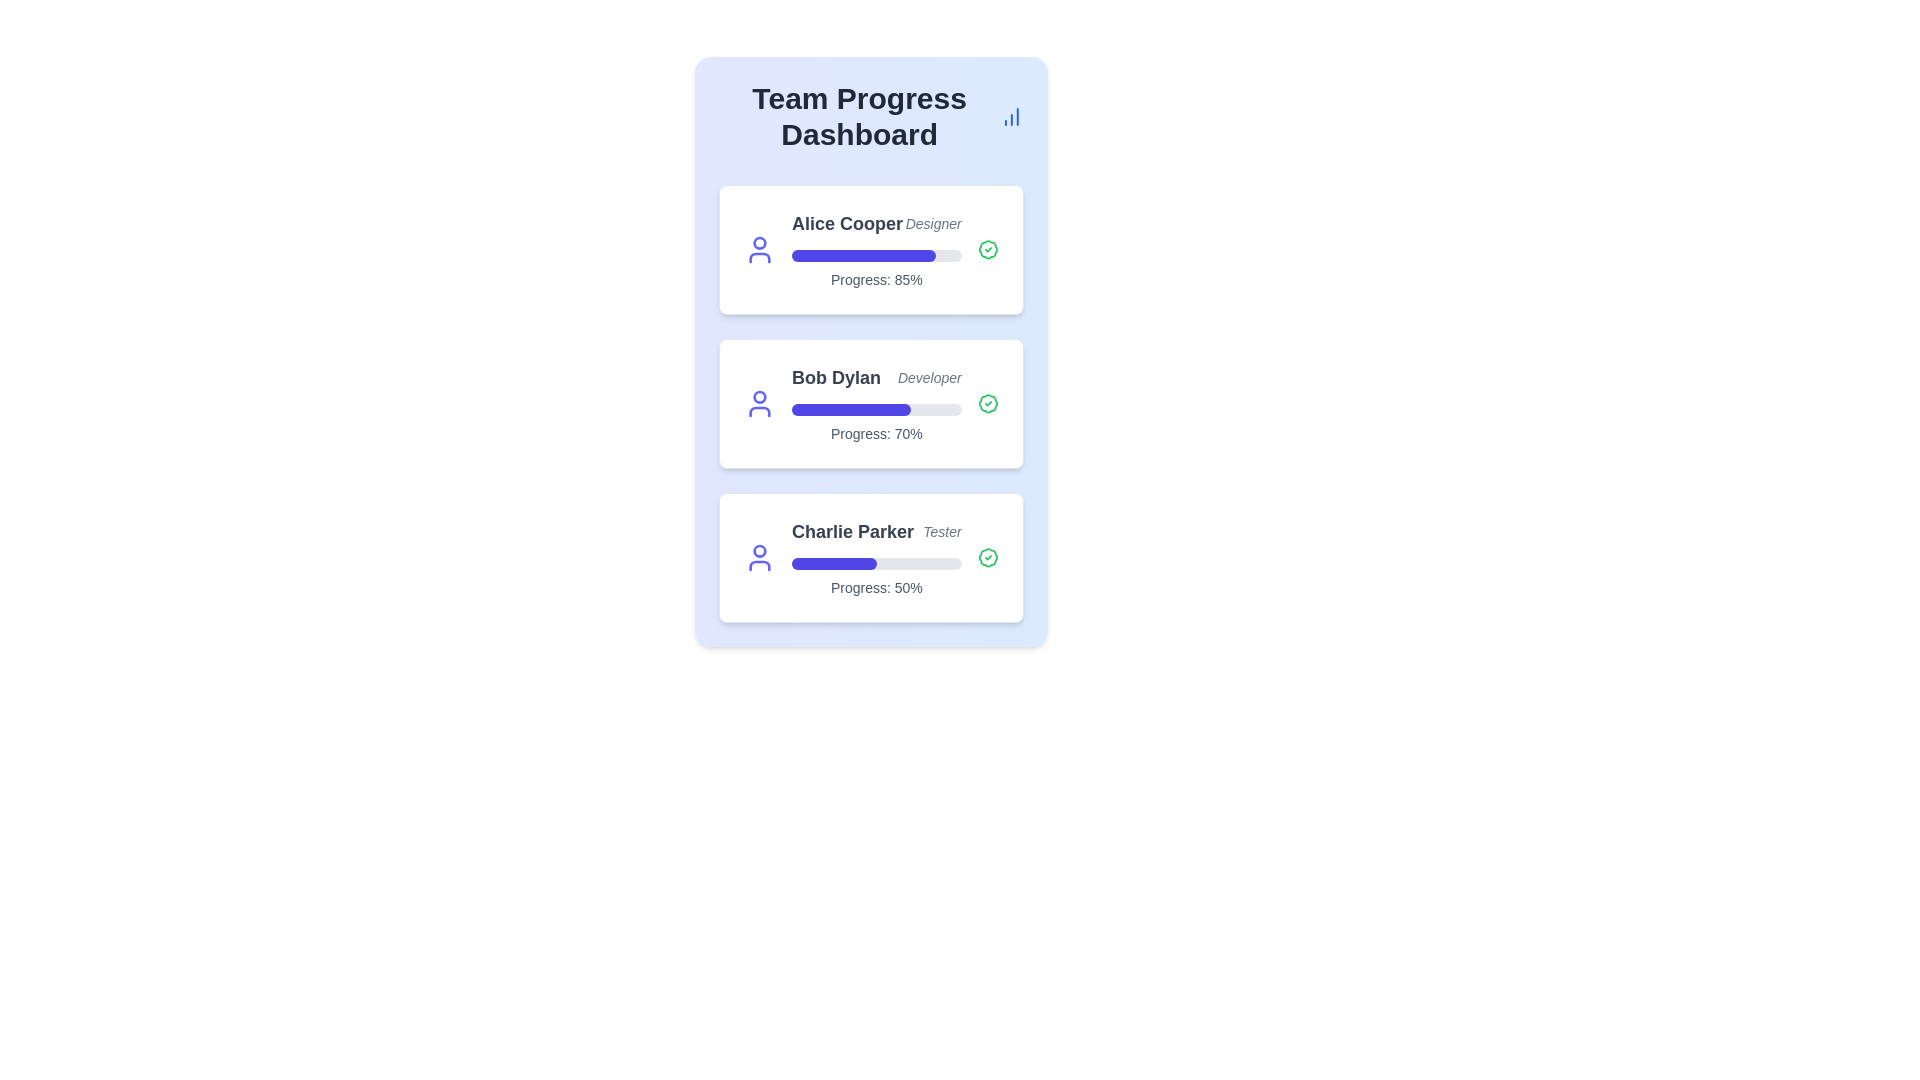 The image size is (1920, 1080). I want to click on the text label displaying 'Bob Dylan' and their role 'Developer' within the second card of the Team Progress Dashboard, so click(876, 378).